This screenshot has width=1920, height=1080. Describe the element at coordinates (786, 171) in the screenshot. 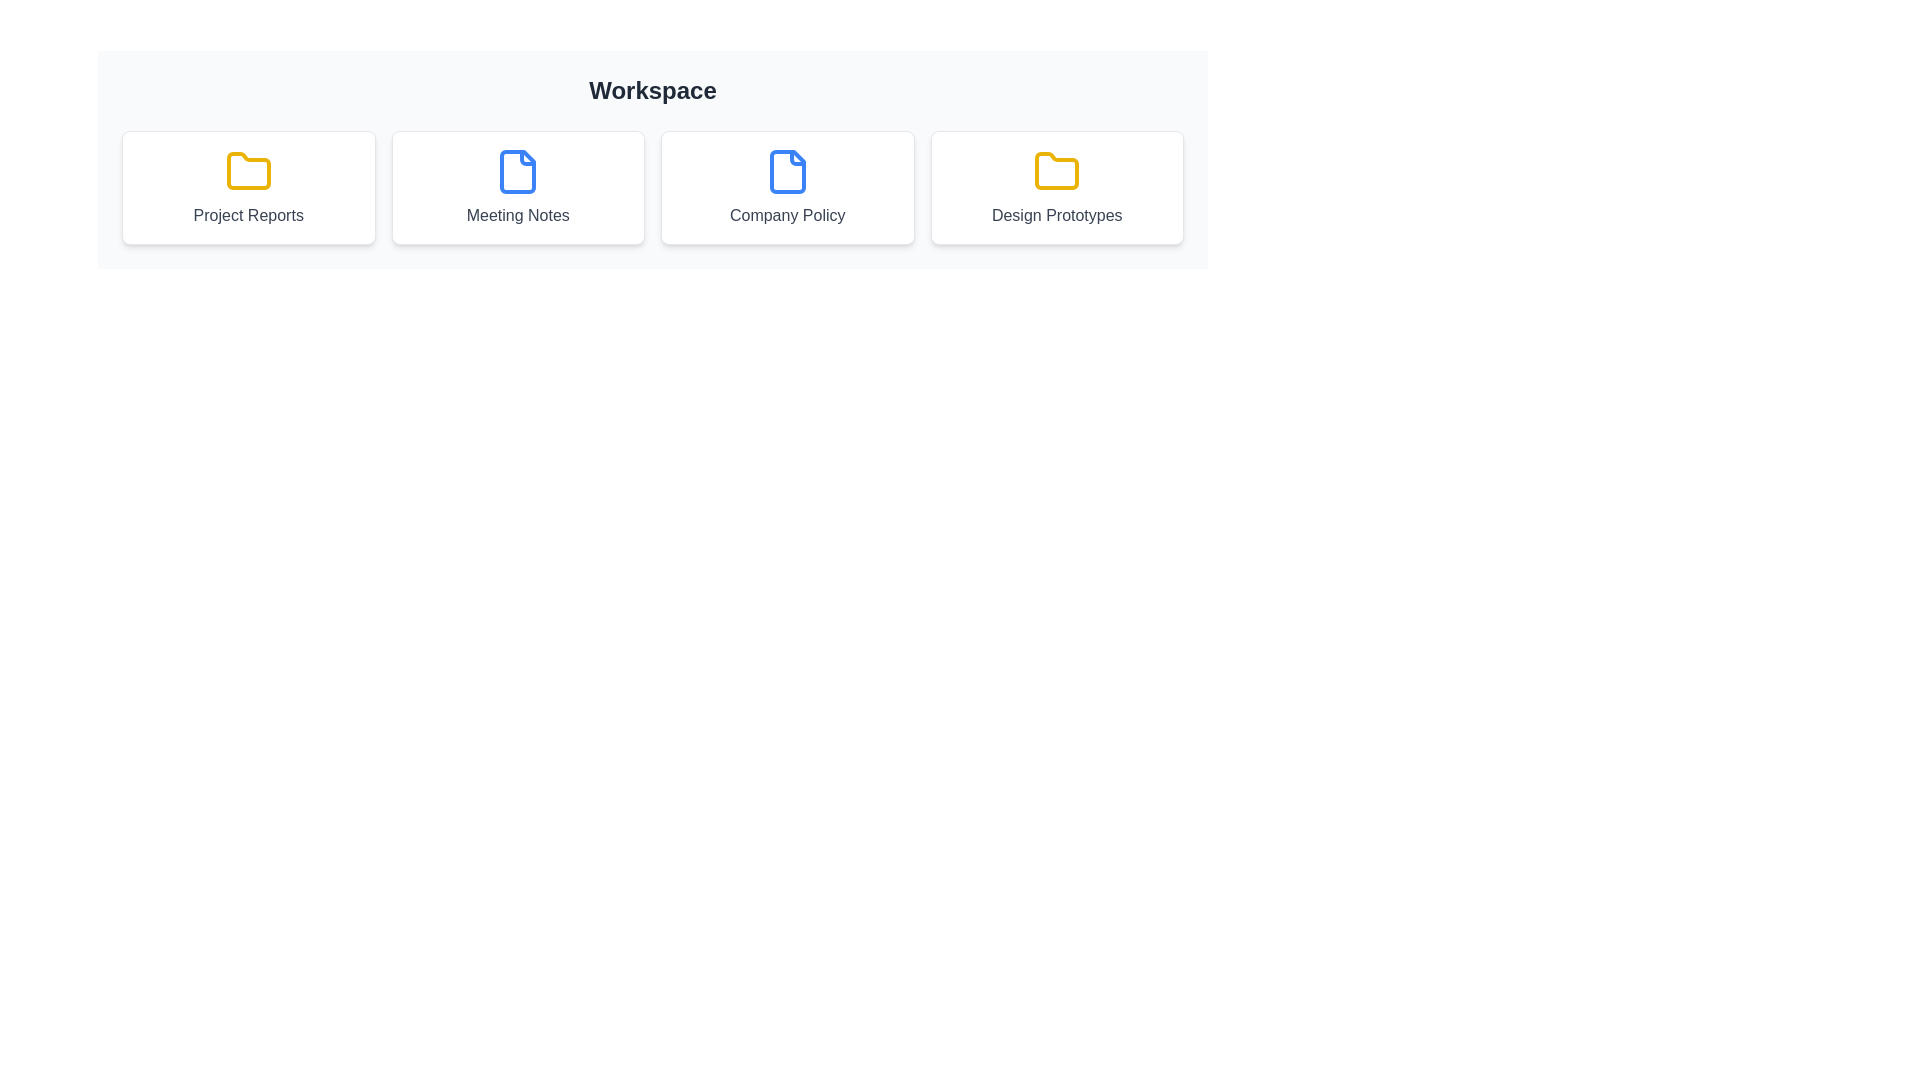

I see `the blue outlined document file icon located above the 'Company Policy' text label in the top row of the grid` at that location.